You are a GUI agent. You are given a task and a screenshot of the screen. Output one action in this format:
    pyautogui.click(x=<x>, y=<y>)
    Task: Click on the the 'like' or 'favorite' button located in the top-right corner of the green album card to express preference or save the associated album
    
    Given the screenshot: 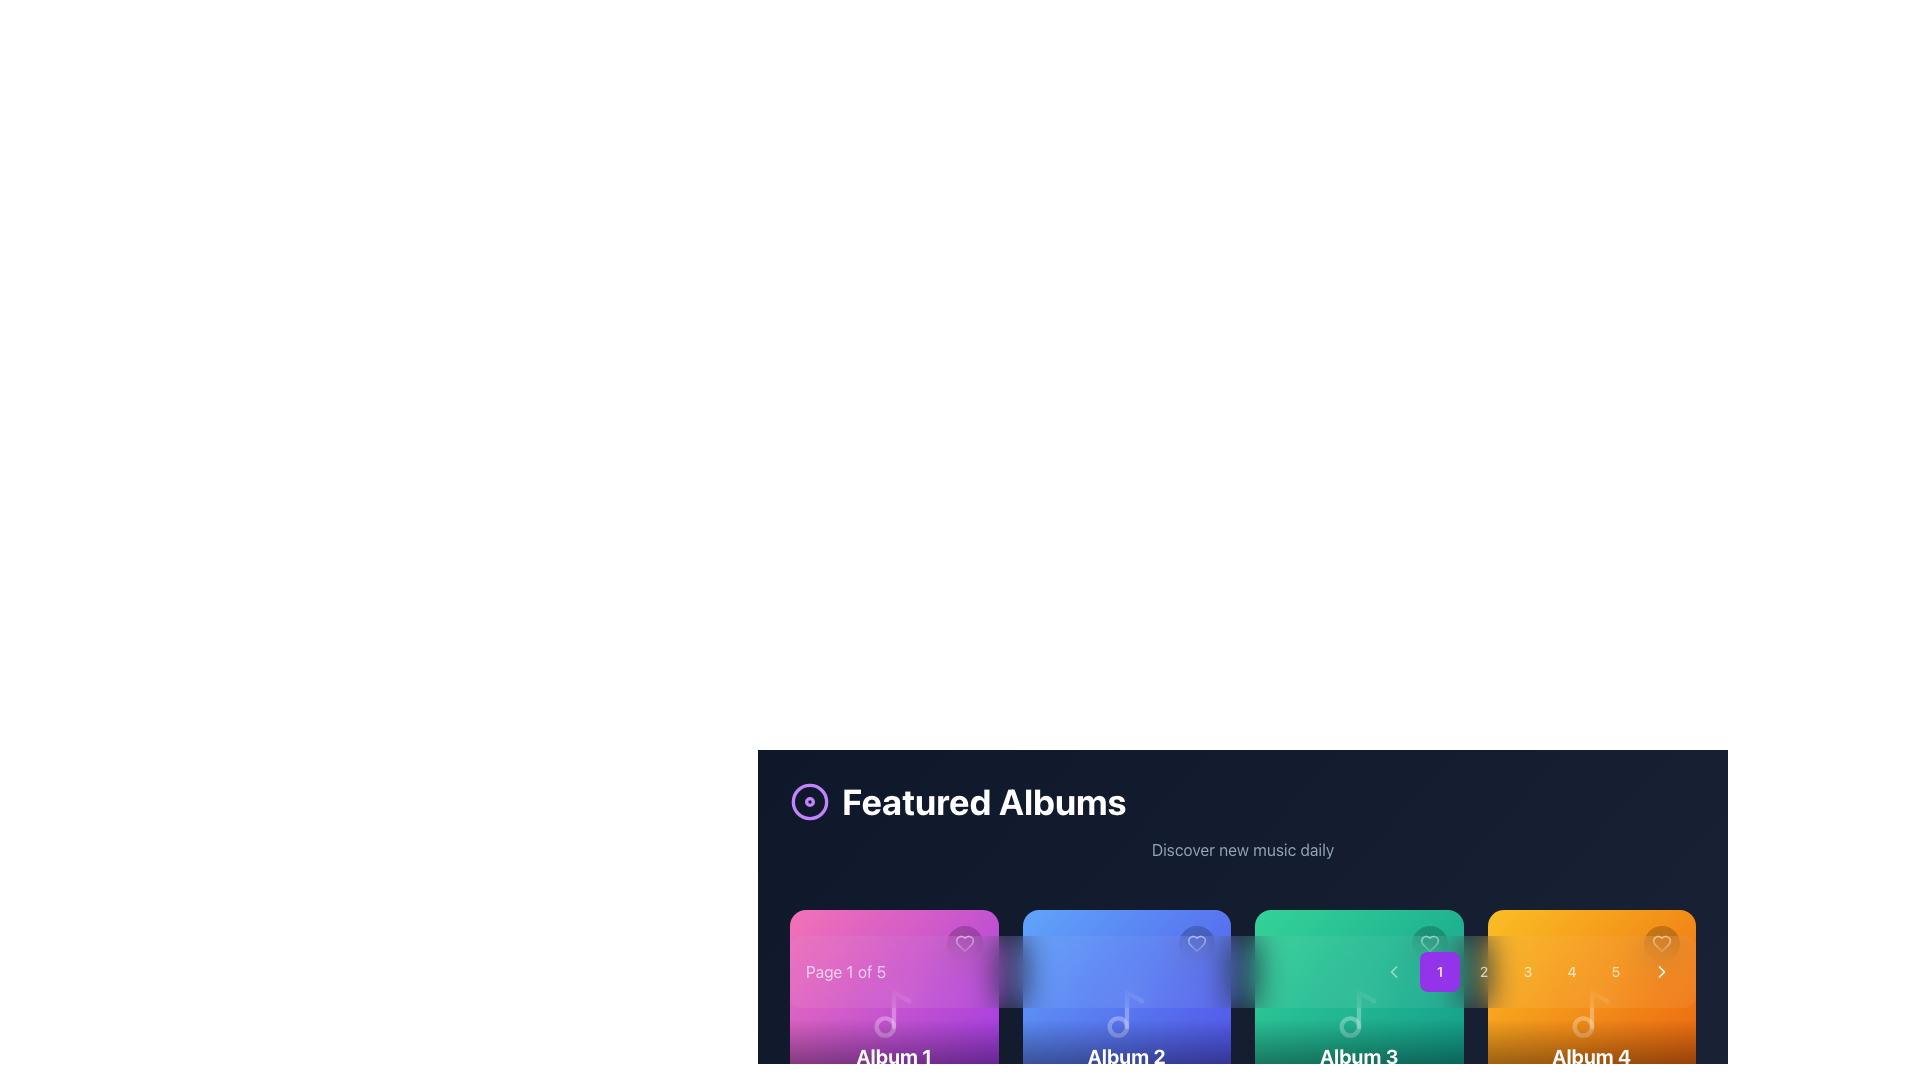 What is the action you would take?
    pyautogui.click(x=1428, y=944)
    